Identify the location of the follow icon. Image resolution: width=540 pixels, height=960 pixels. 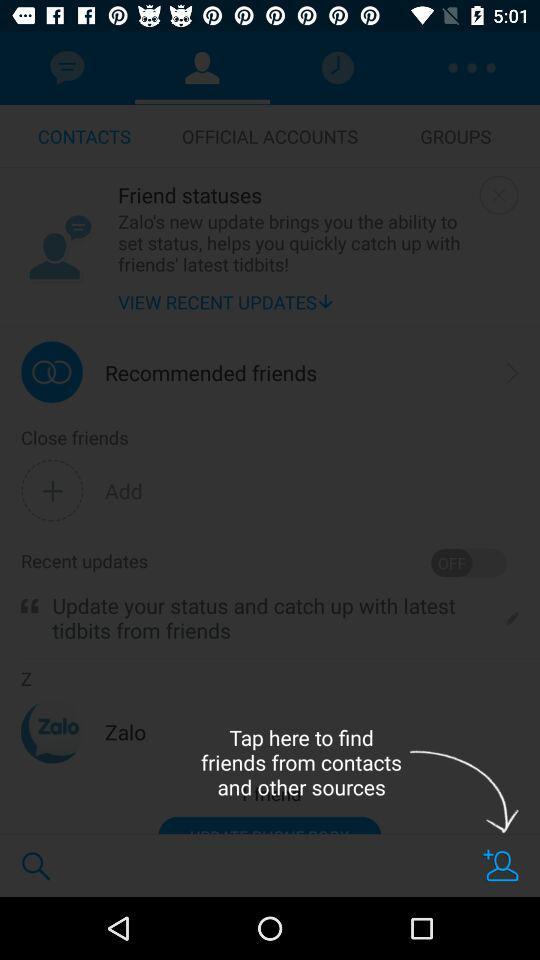
(500, 864).